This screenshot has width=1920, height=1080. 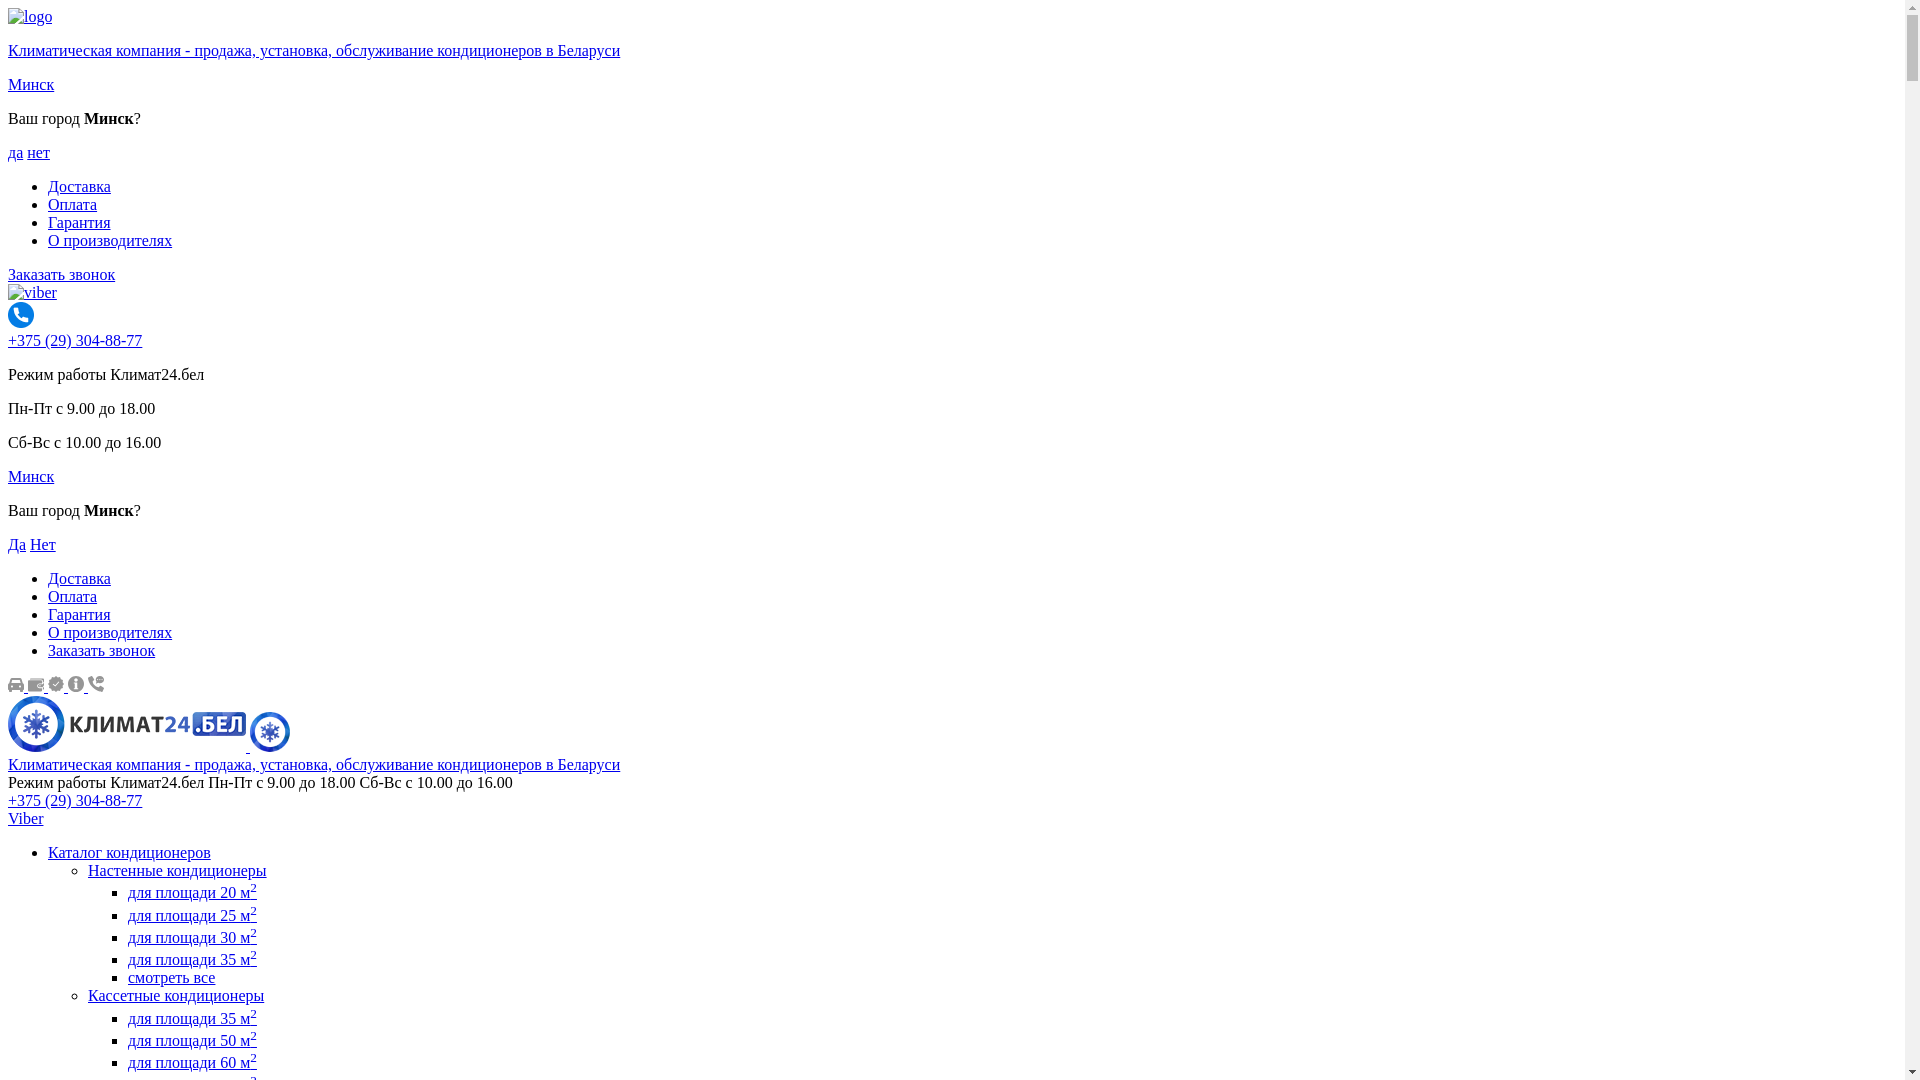 What do you see at coordinates (75, 799) in the screenshot?
I see `'+375 (29) 304-88-77'` at bounding box center [75, 799].